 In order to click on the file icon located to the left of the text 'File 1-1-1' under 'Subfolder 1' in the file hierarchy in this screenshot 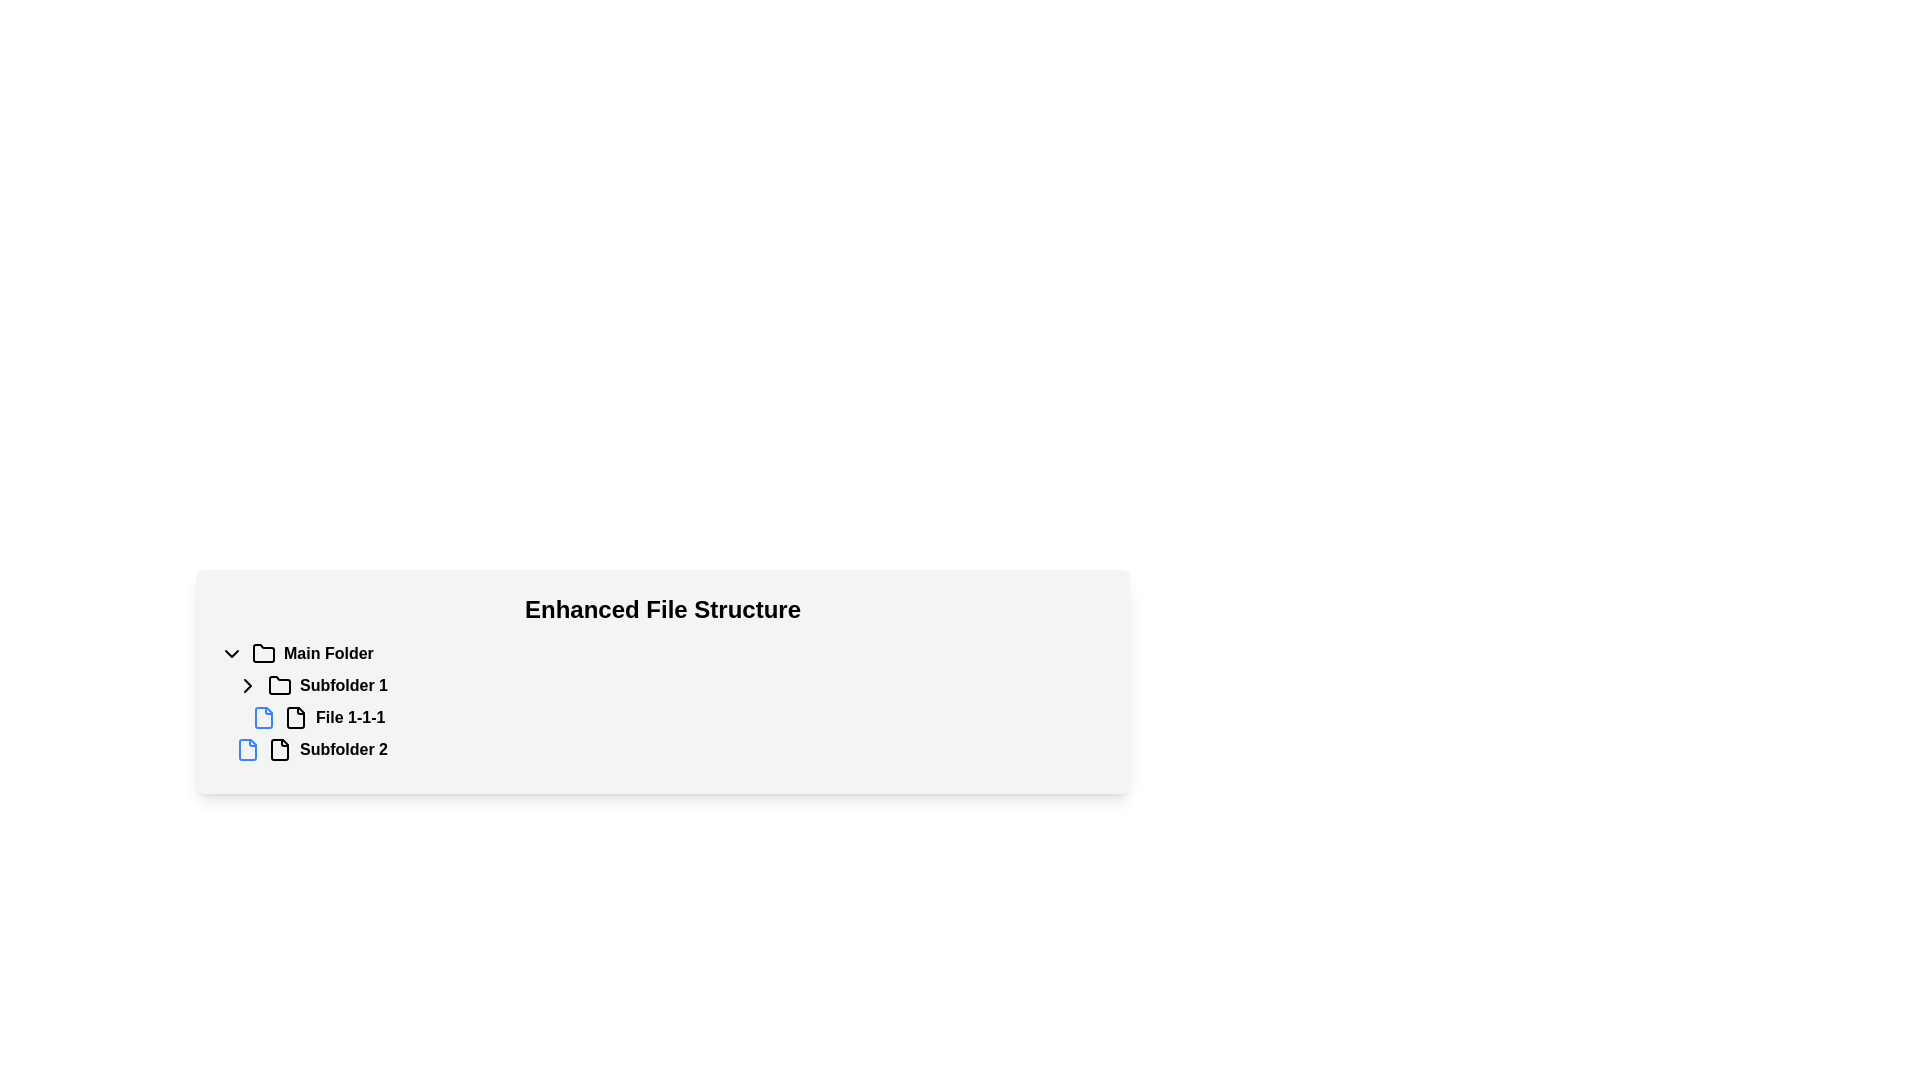, I will do `click(263, 716)`.